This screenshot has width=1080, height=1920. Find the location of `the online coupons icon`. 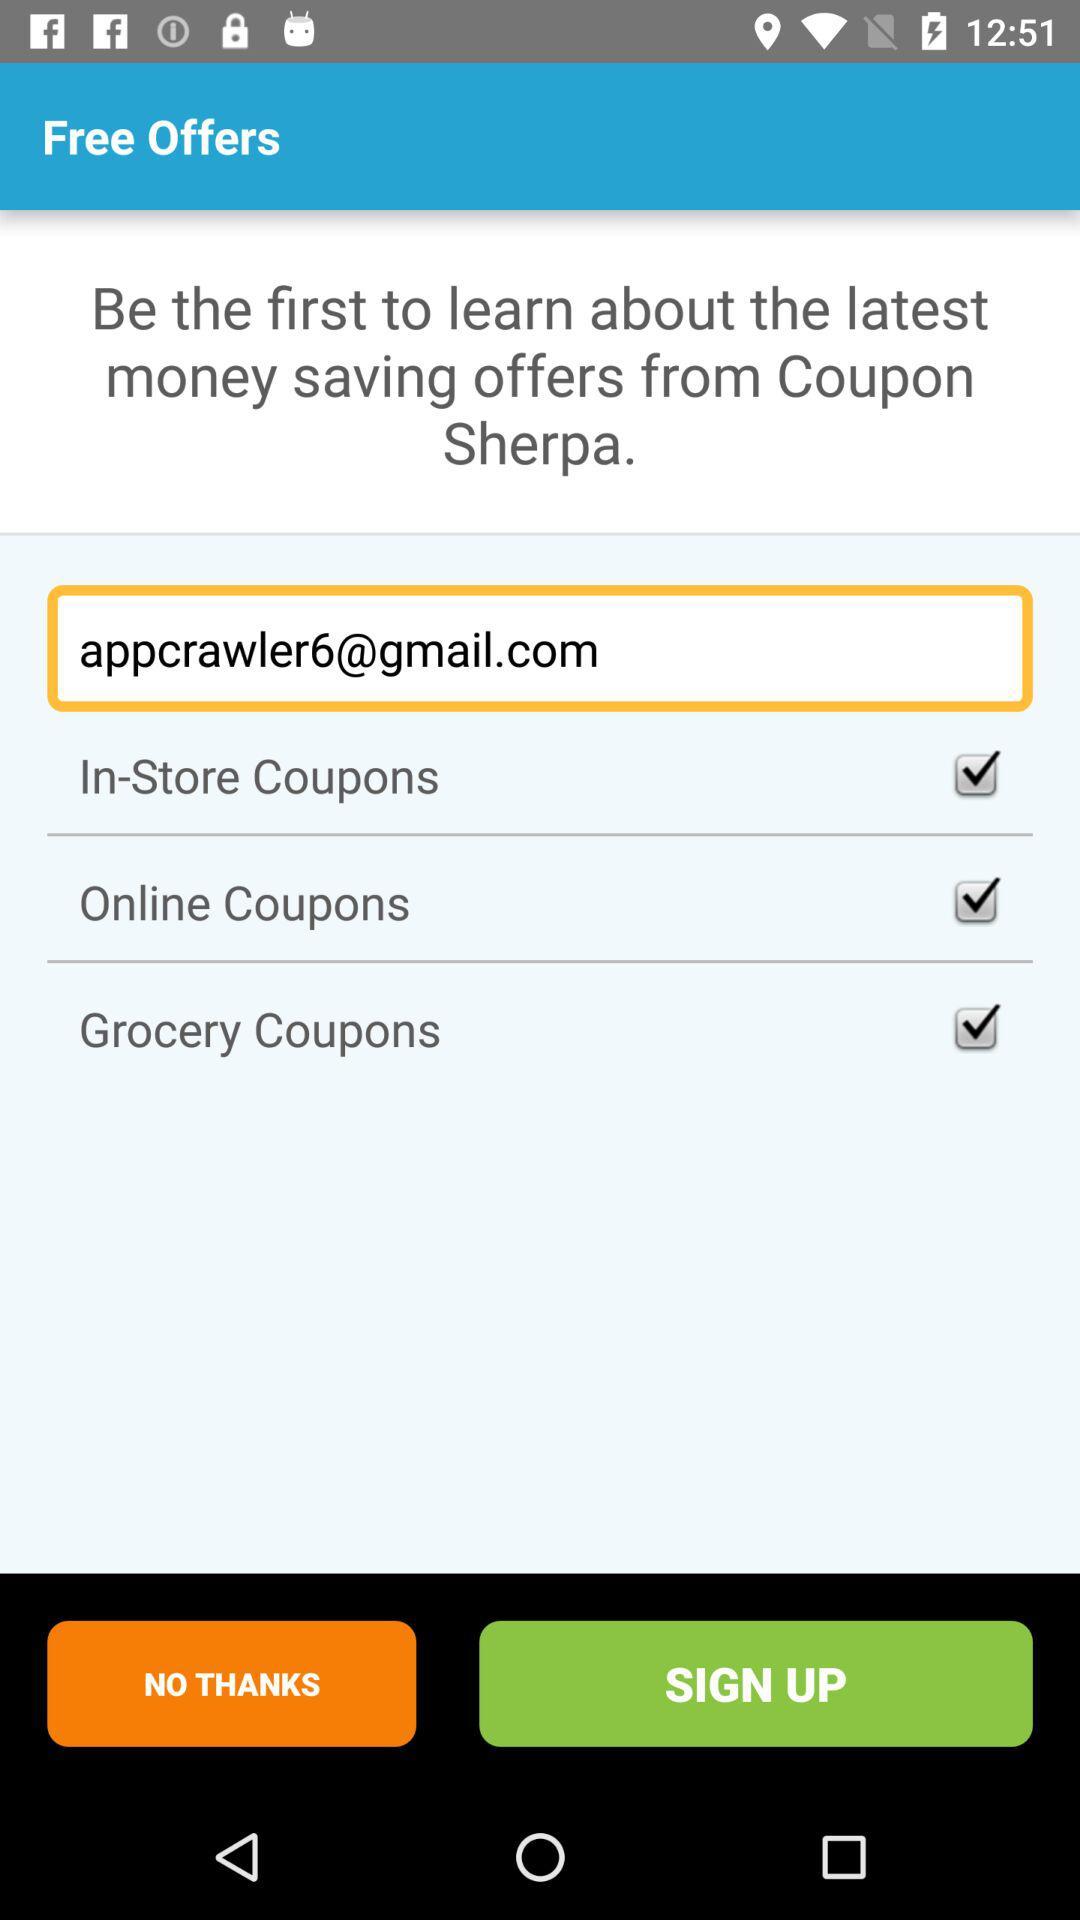

the online coupons icon is located at coordinates (540, 900).